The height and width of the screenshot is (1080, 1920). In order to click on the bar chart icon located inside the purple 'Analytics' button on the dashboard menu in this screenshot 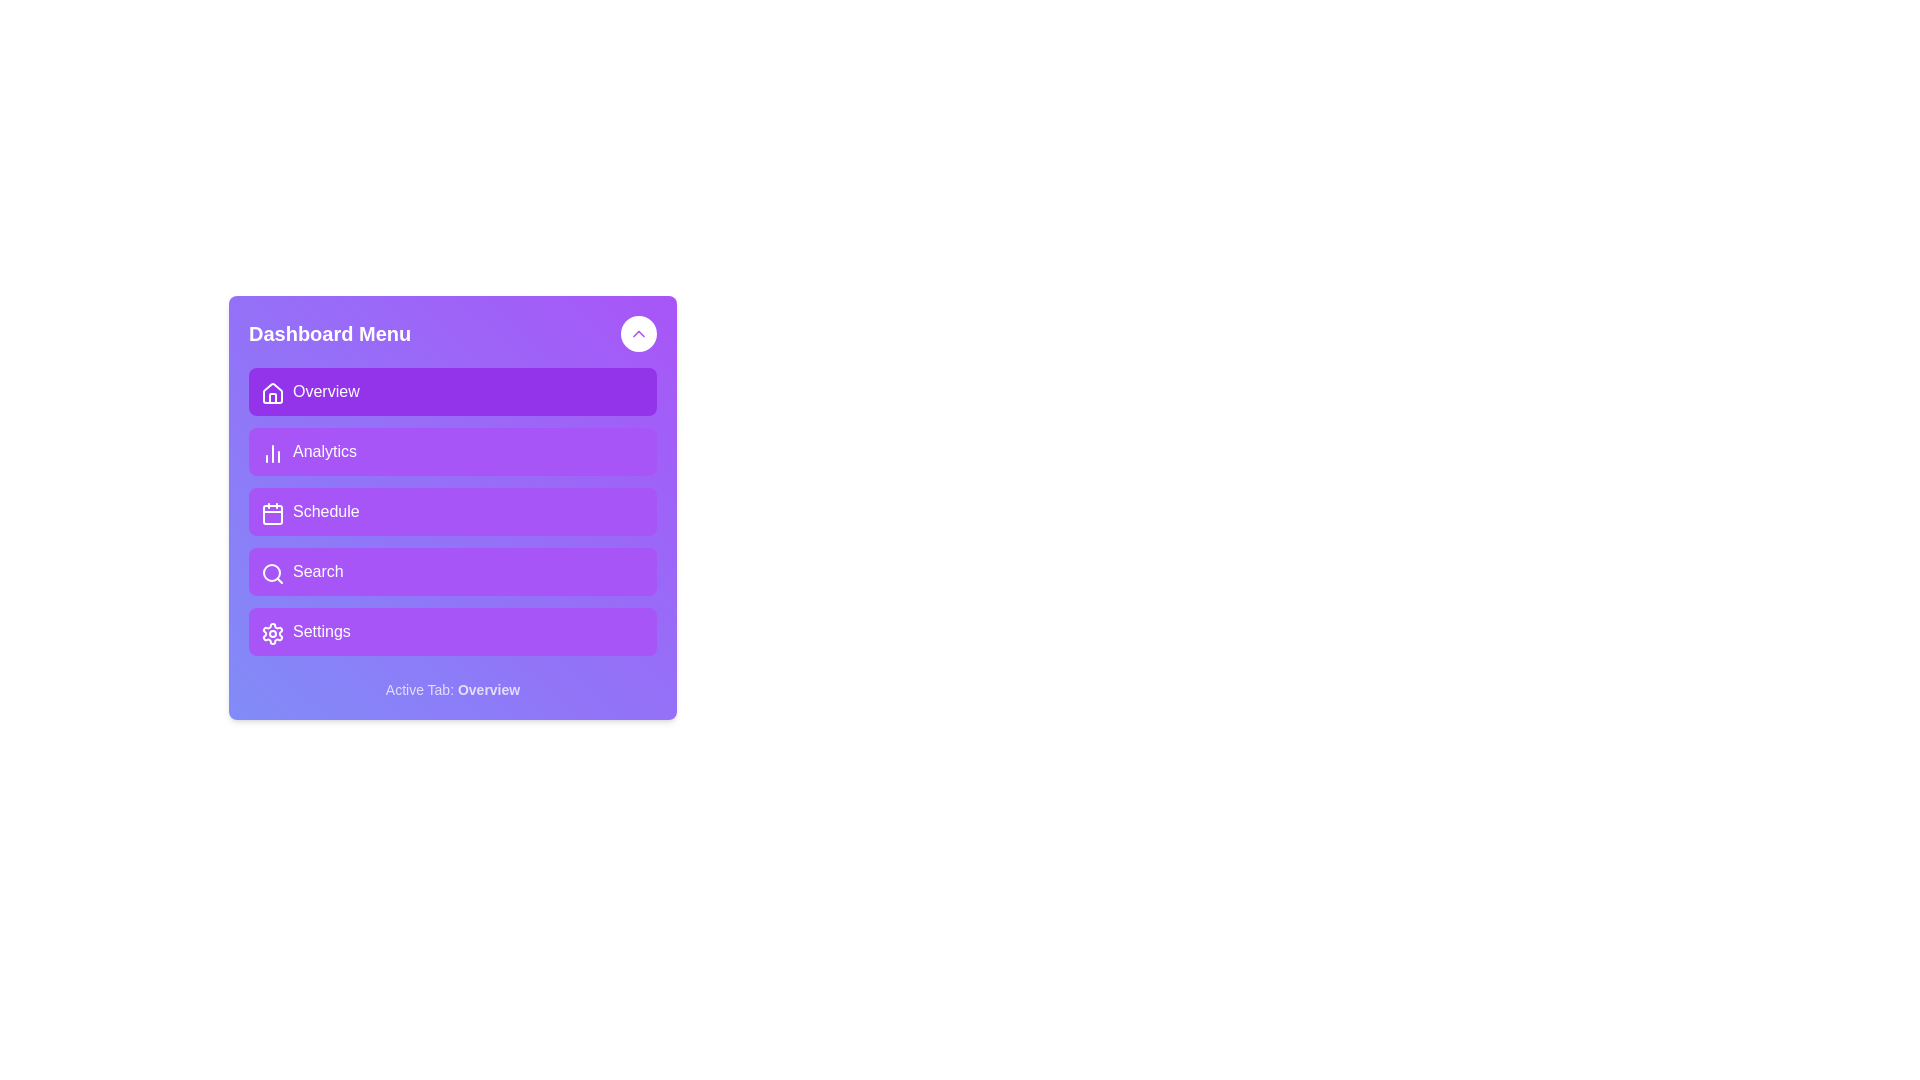, I will do `click(269, 451)`.